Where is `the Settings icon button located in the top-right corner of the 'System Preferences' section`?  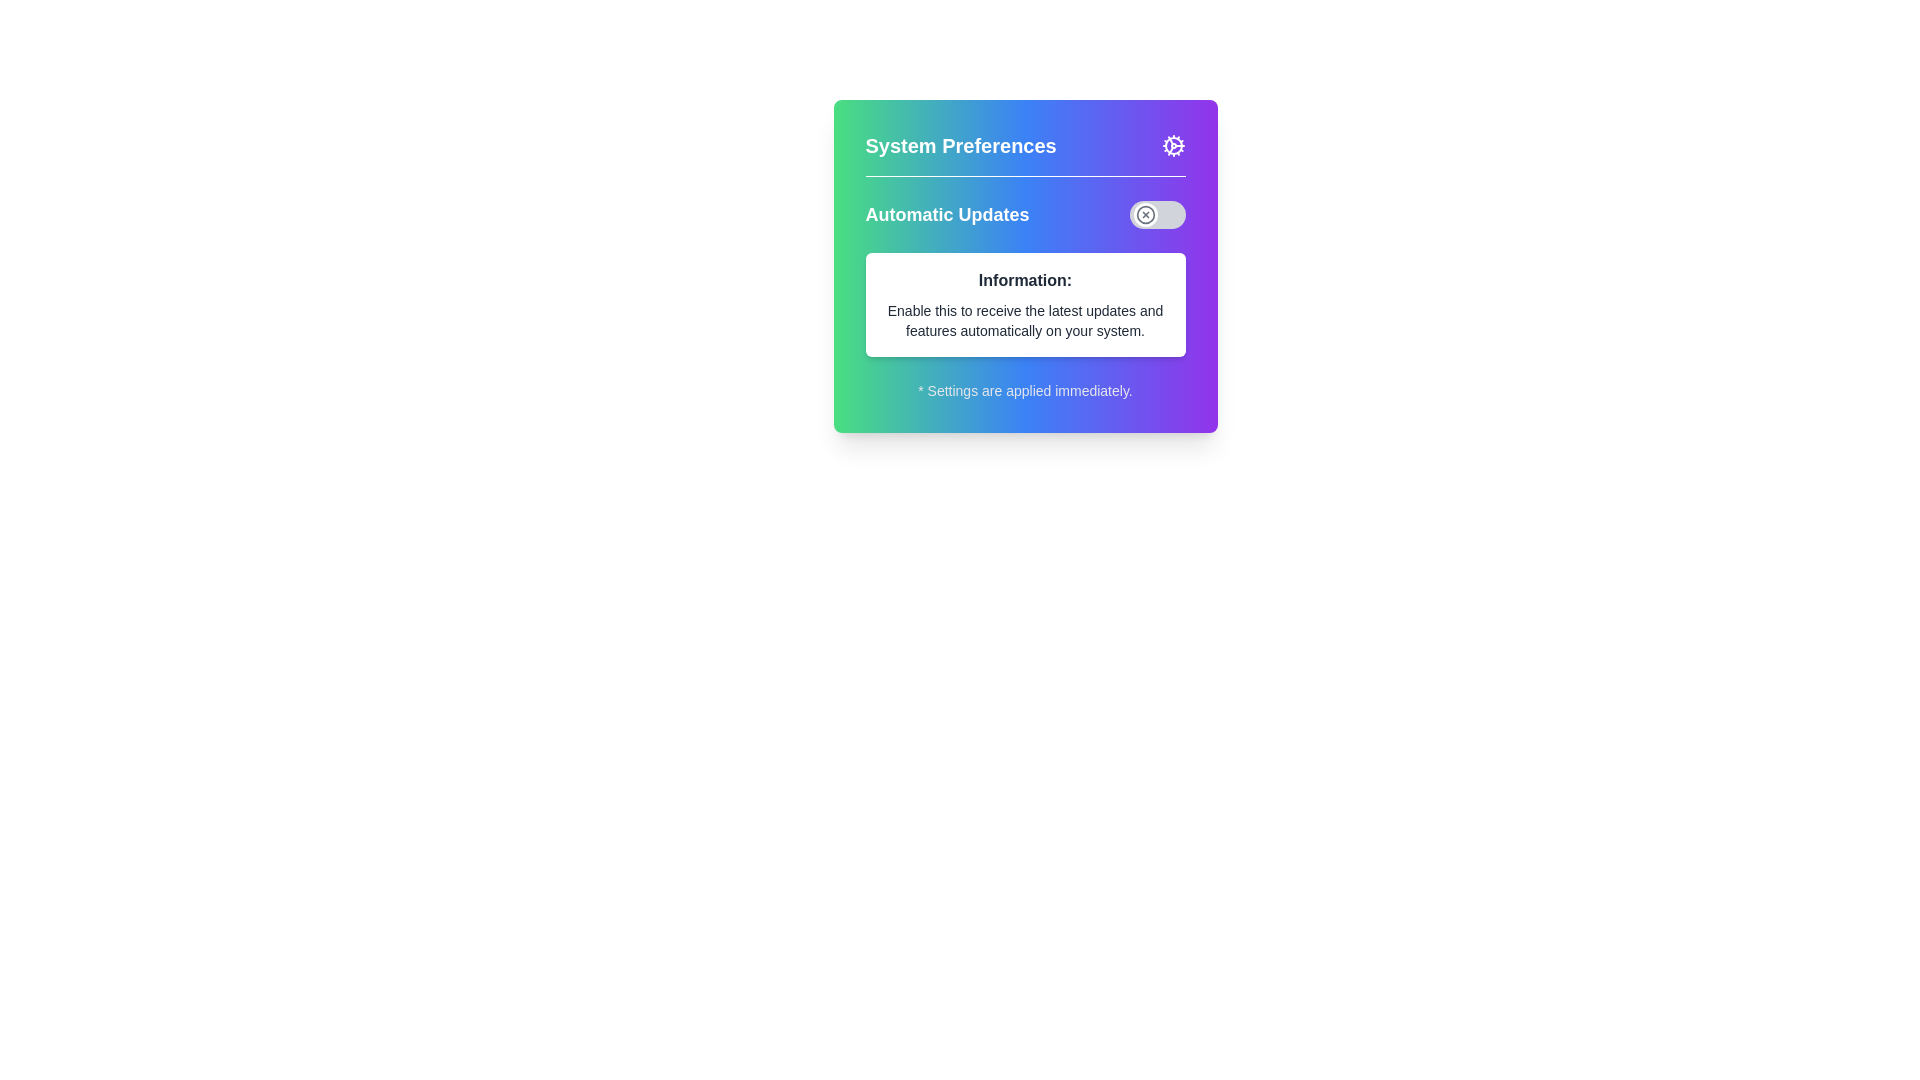 the Settings icon button located in the top-right corner of the 'System Preferences' section is located at coordinates (1173, 145).